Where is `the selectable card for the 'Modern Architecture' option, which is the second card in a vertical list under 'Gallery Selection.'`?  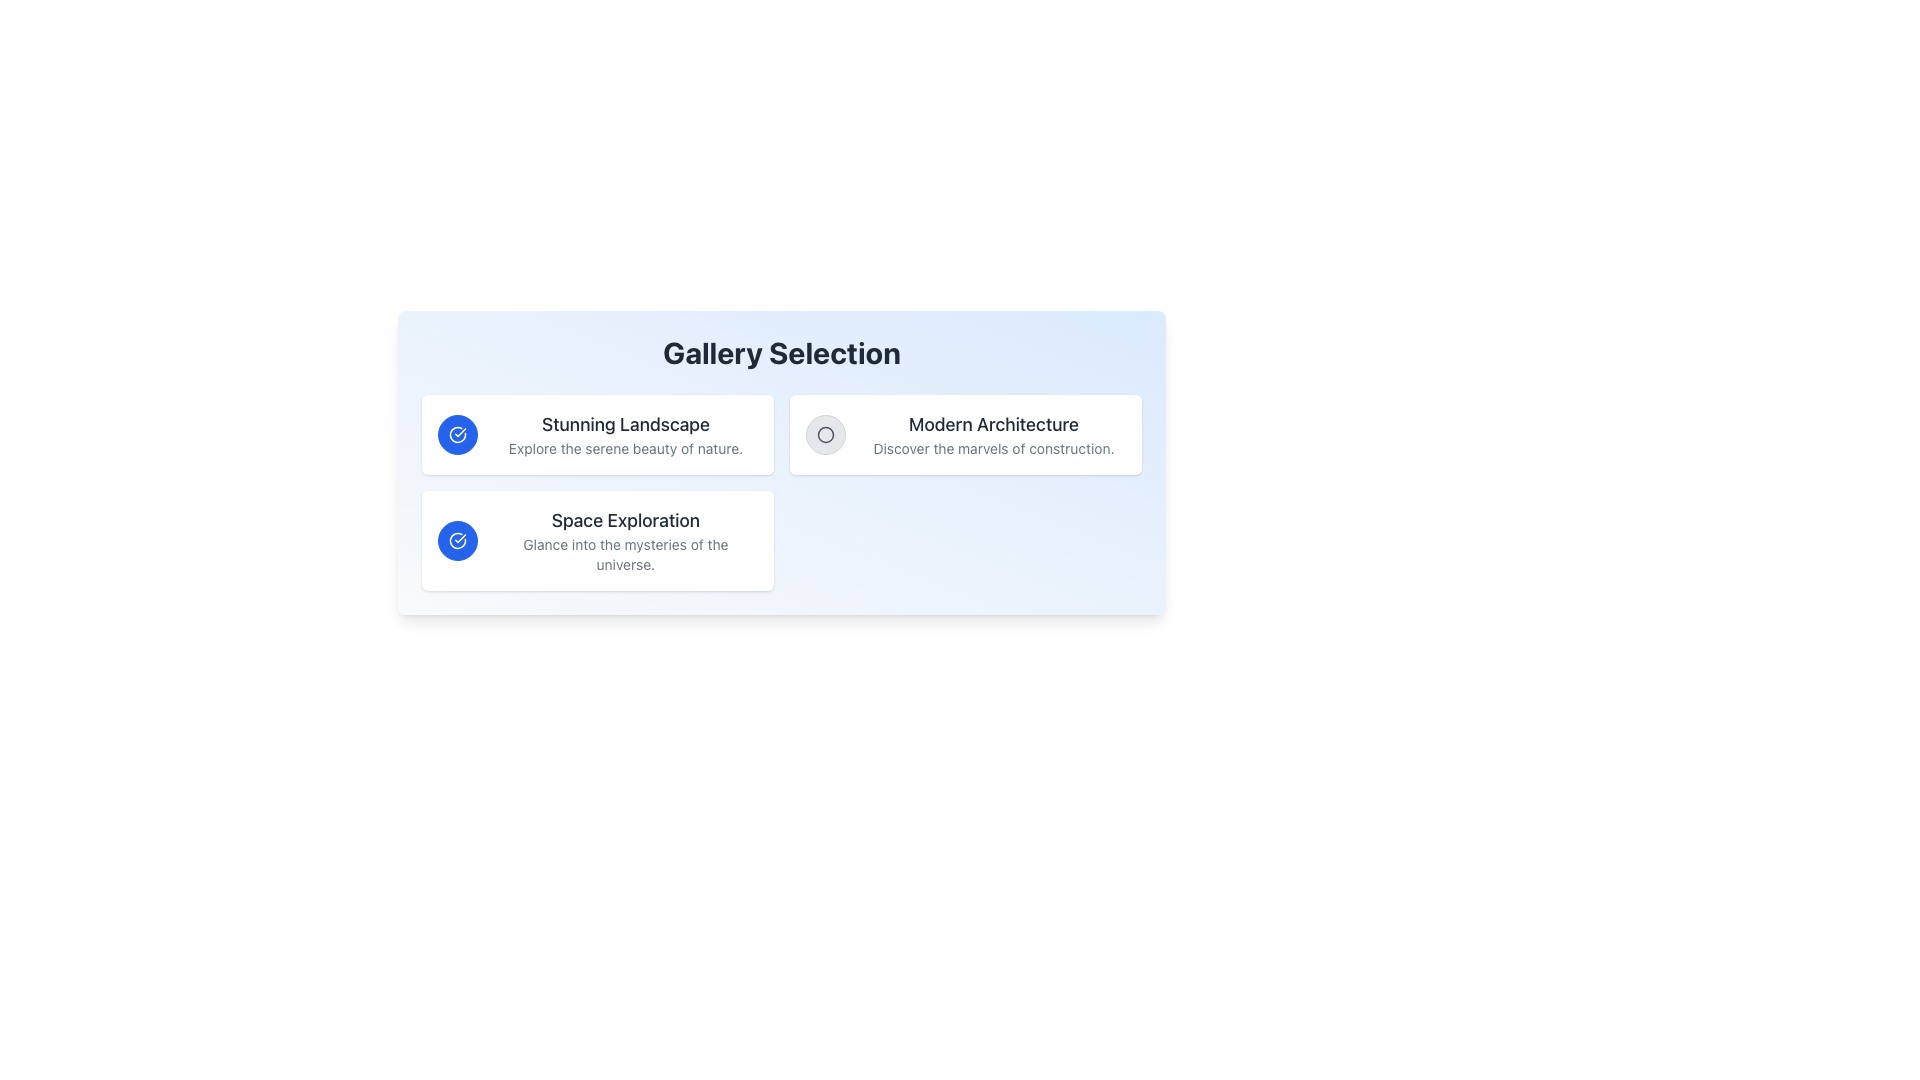 the selectable card for the 'Modern Architecture' option, which is the second card in a vertical list under 'Gallery Selection.' is located at coordinates (965, 434).